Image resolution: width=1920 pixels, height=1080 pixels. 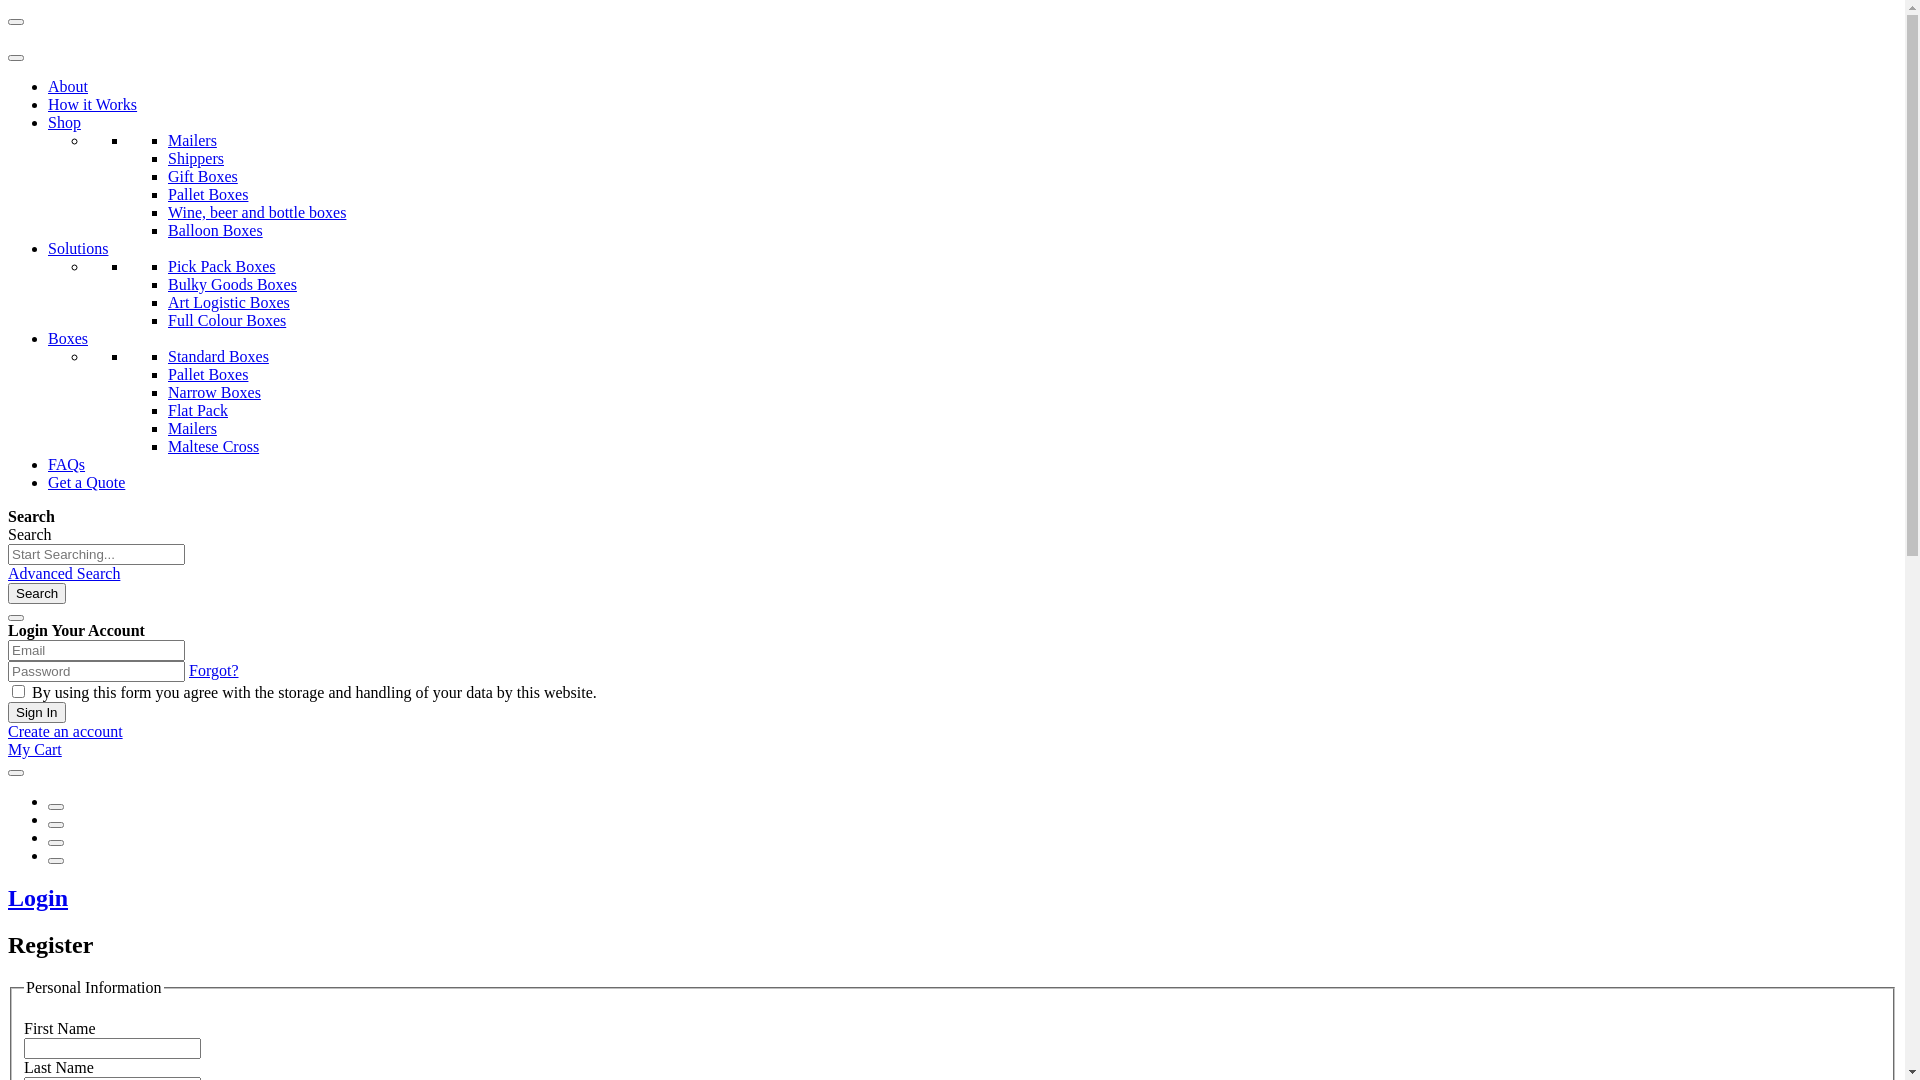 I want to click on 'Solutions', so click(x=77, y=247).